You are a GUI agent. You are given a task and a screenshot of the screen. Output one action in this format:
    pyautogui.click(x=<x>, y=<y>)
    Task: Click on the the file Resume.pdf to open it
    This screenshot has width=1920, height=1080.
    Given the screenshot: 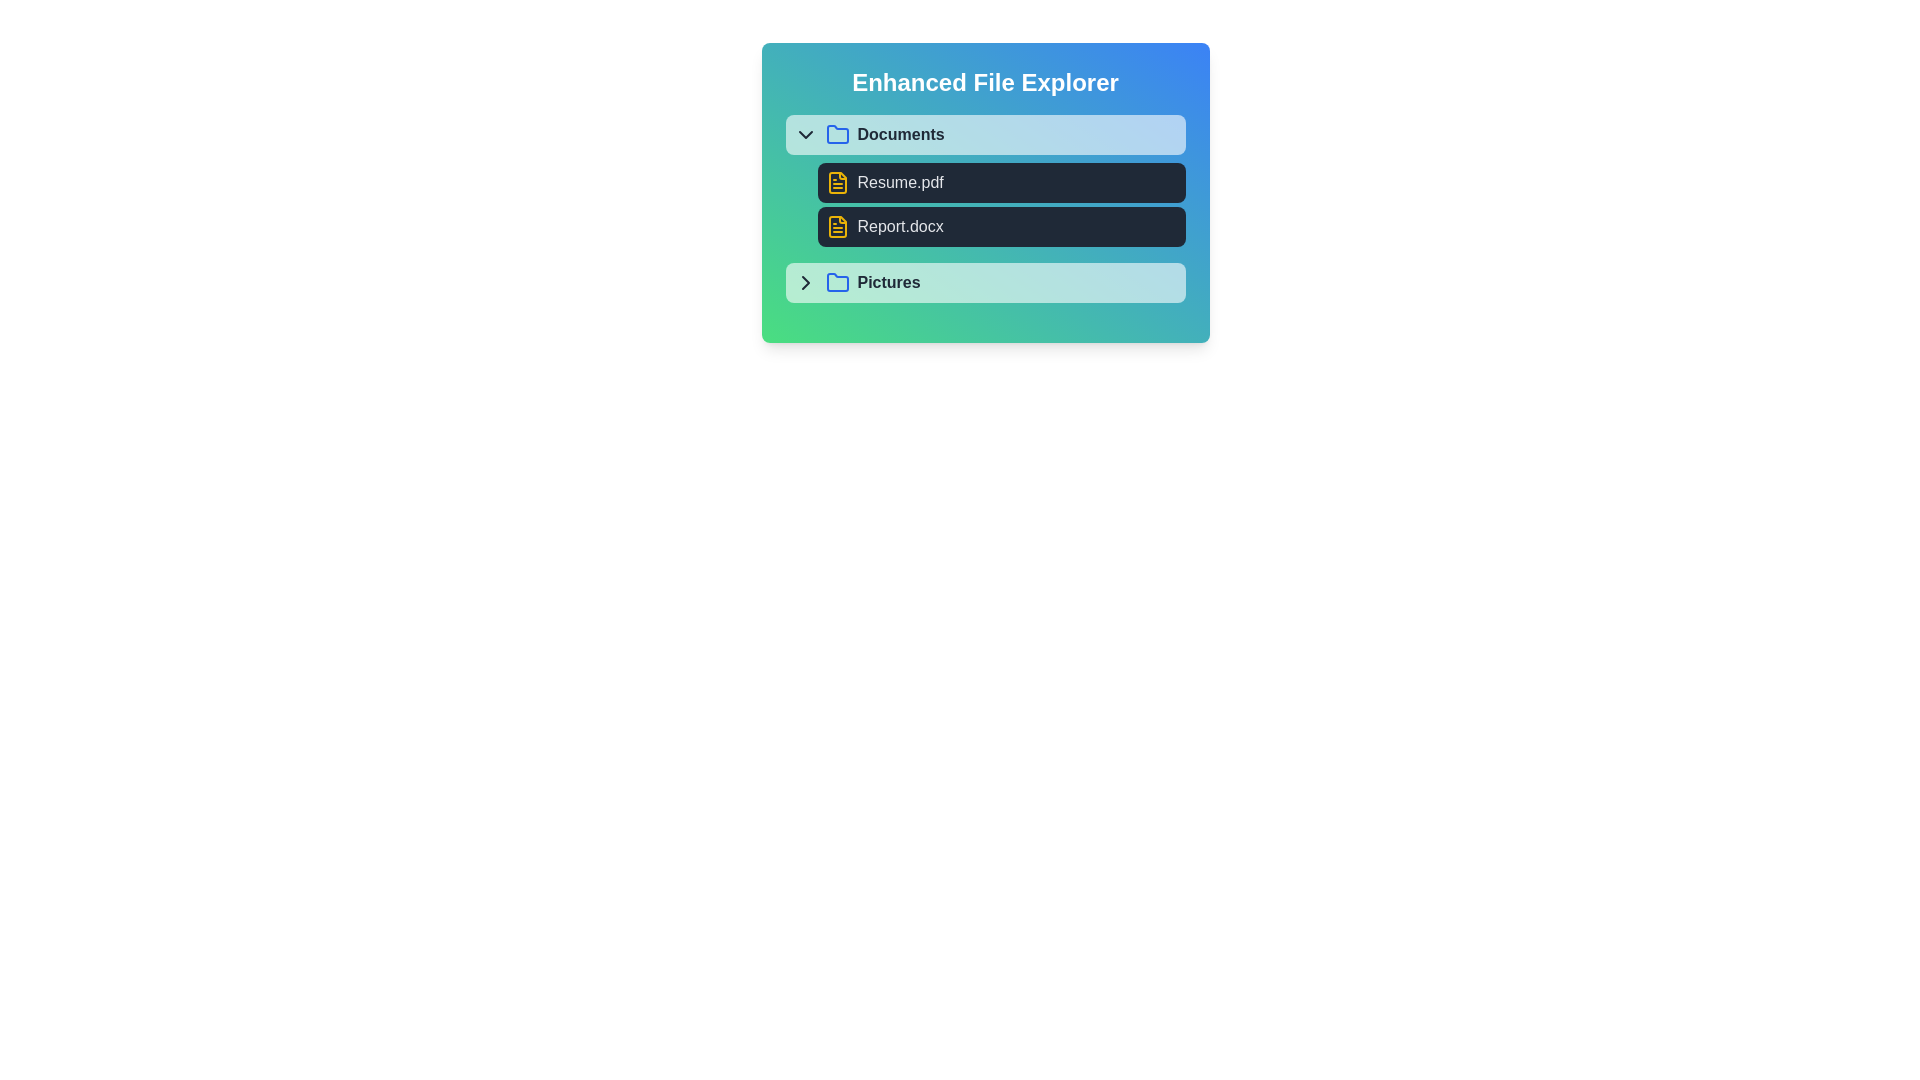 What is the action you would take?
    pyautogui.click(x=1001, y=182)
    